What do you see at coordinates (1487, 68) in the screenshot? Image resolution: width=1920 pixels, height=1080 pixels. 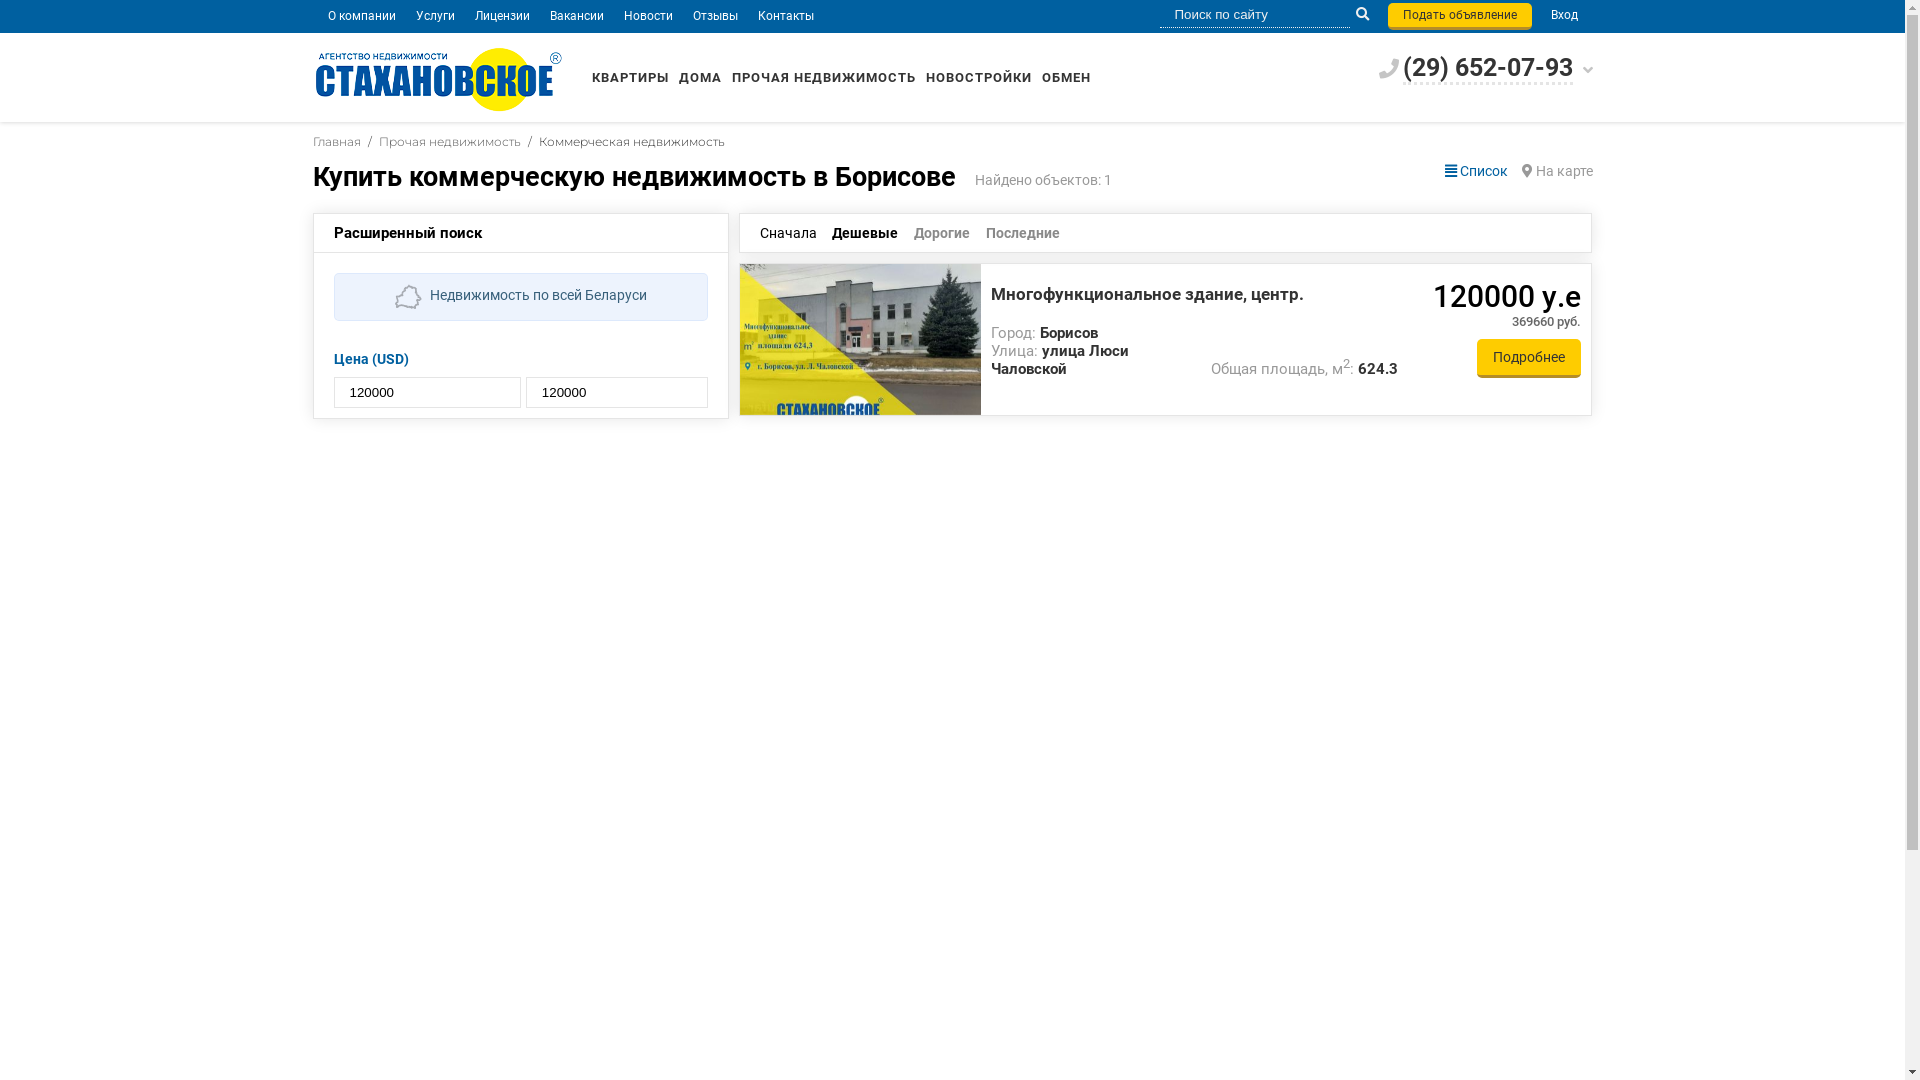 I see `'(29) 652-07-93'` at bounding box center [1487, 68].